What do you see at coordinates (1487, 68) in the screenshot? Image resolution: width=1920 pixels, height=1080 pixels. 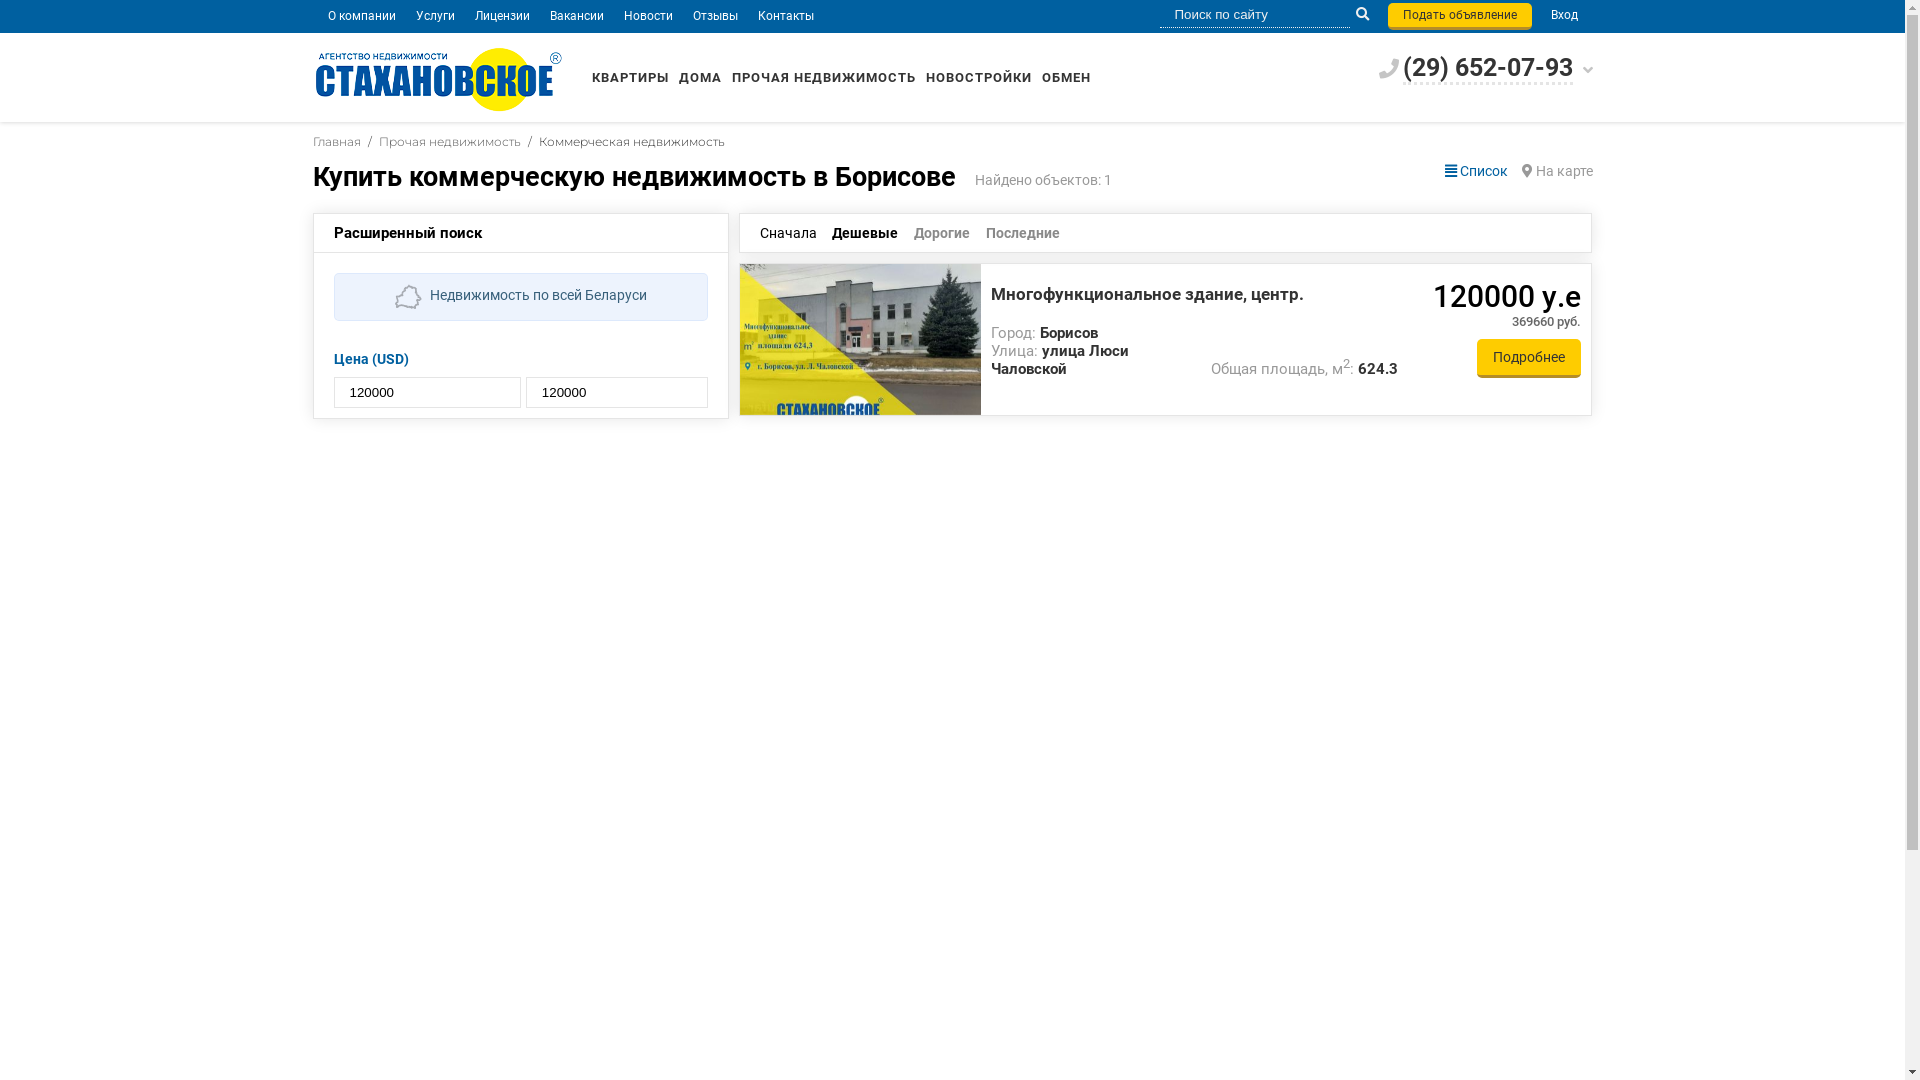 I see `'(29) 652-07-93'` at bounding box center [1487, 68].